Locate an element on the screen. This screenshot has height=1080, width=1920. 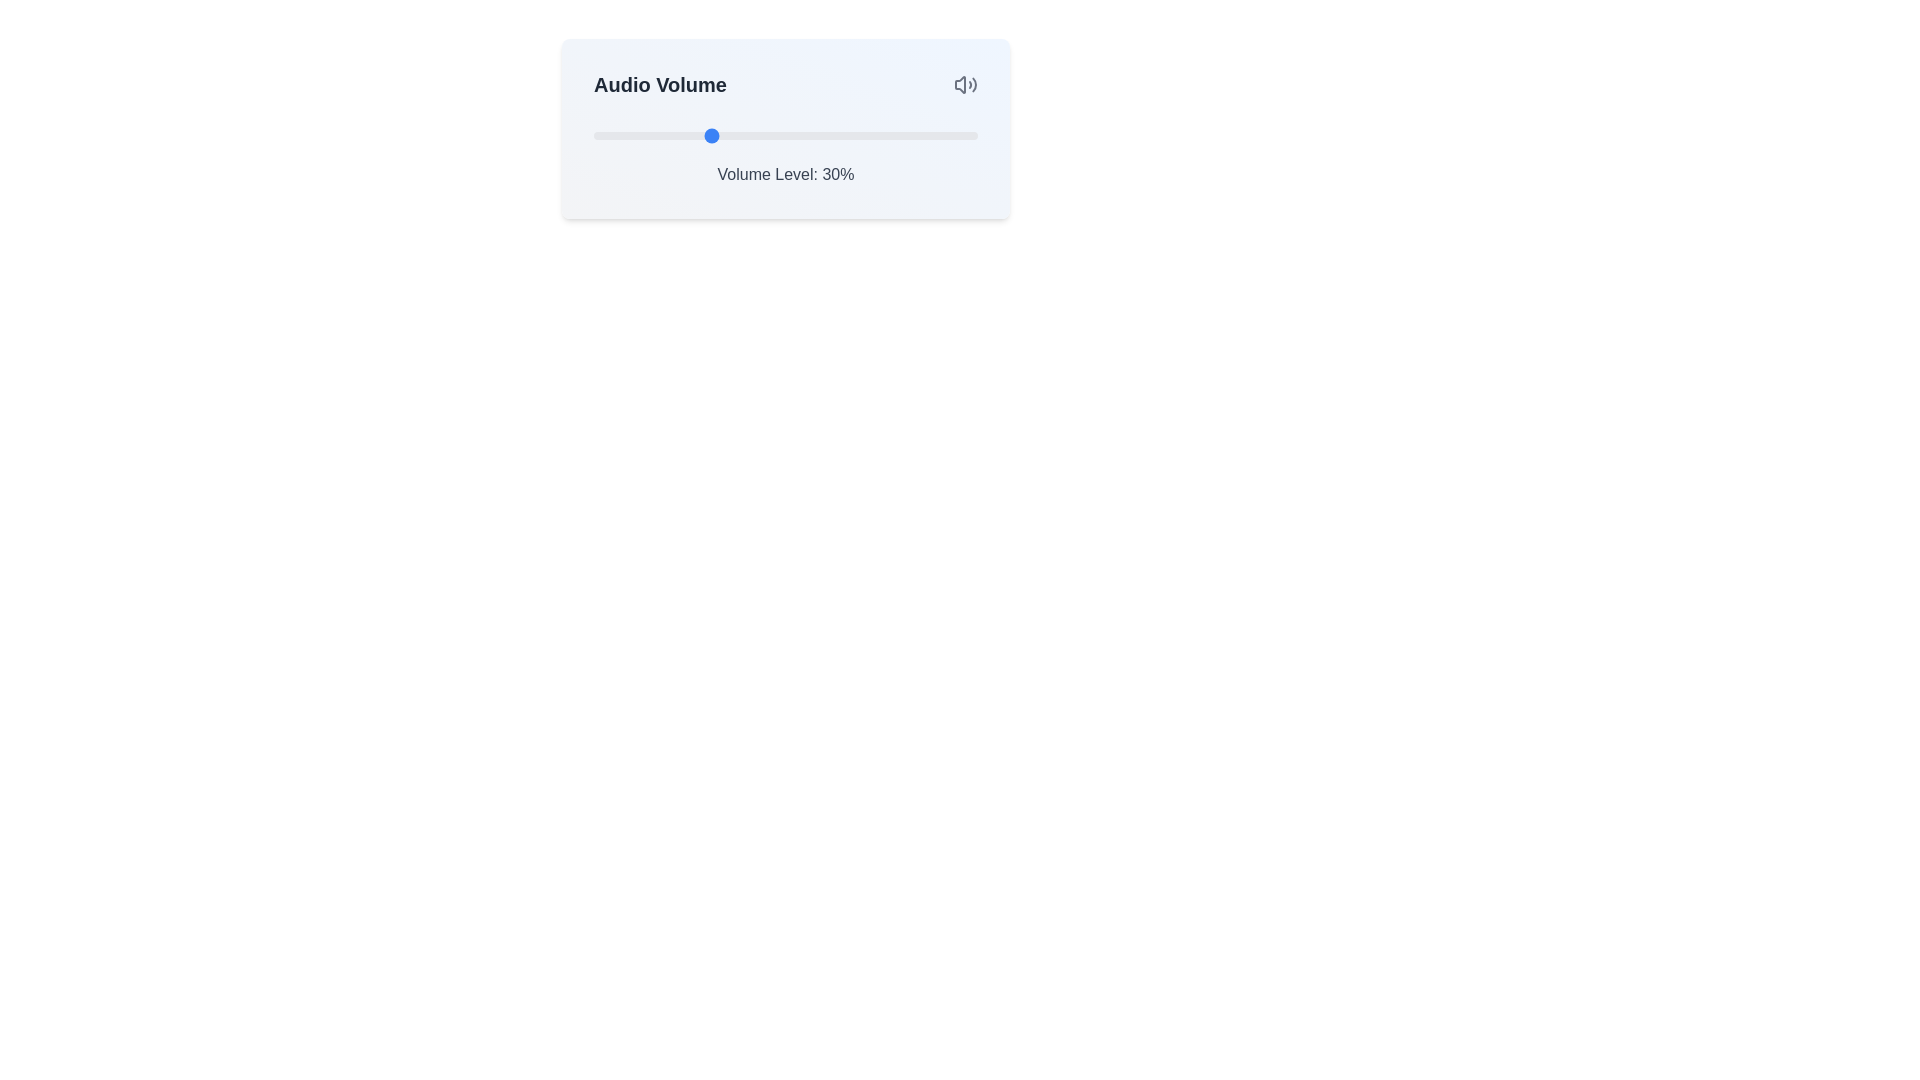
the volume level is located at coordinates (796, 135).